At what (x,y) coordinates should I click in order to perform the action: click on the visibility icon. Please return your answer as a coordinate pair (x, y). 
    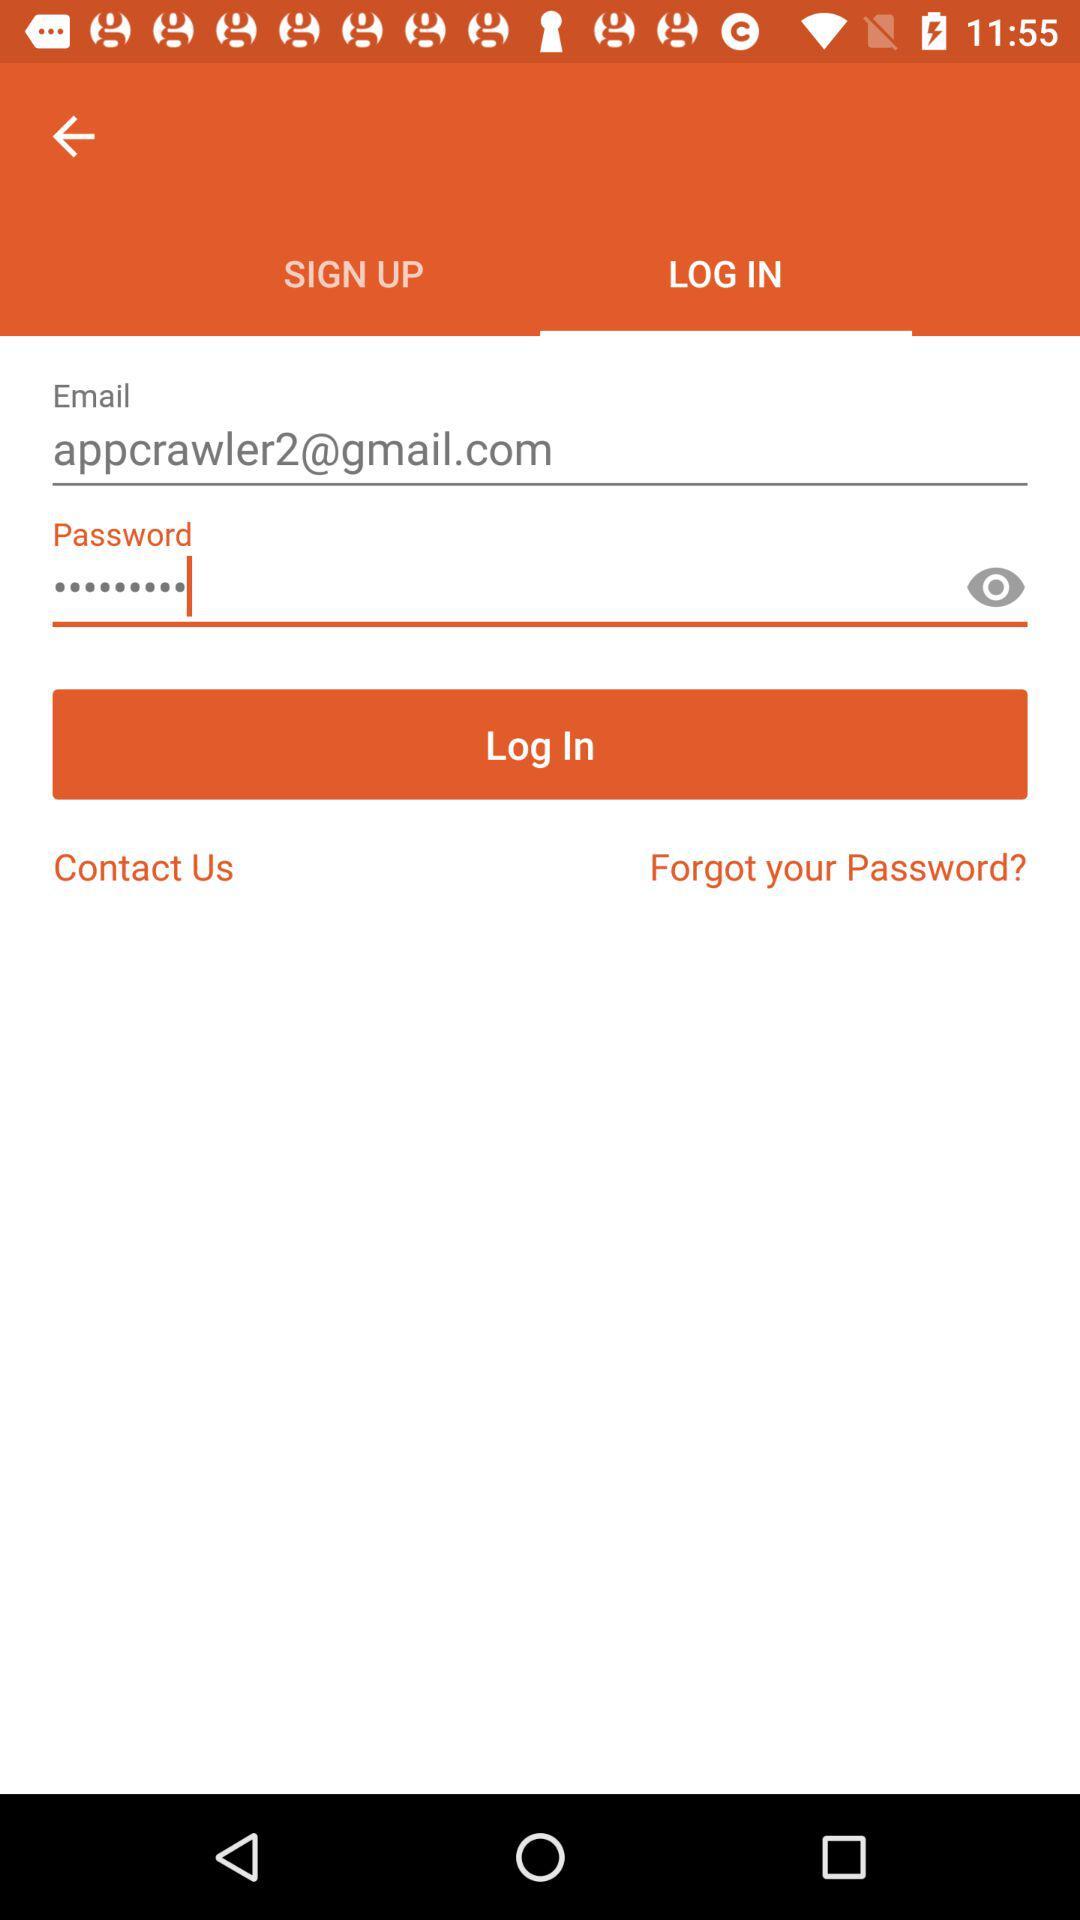
    Looking at the image, I should click on (995, 595).